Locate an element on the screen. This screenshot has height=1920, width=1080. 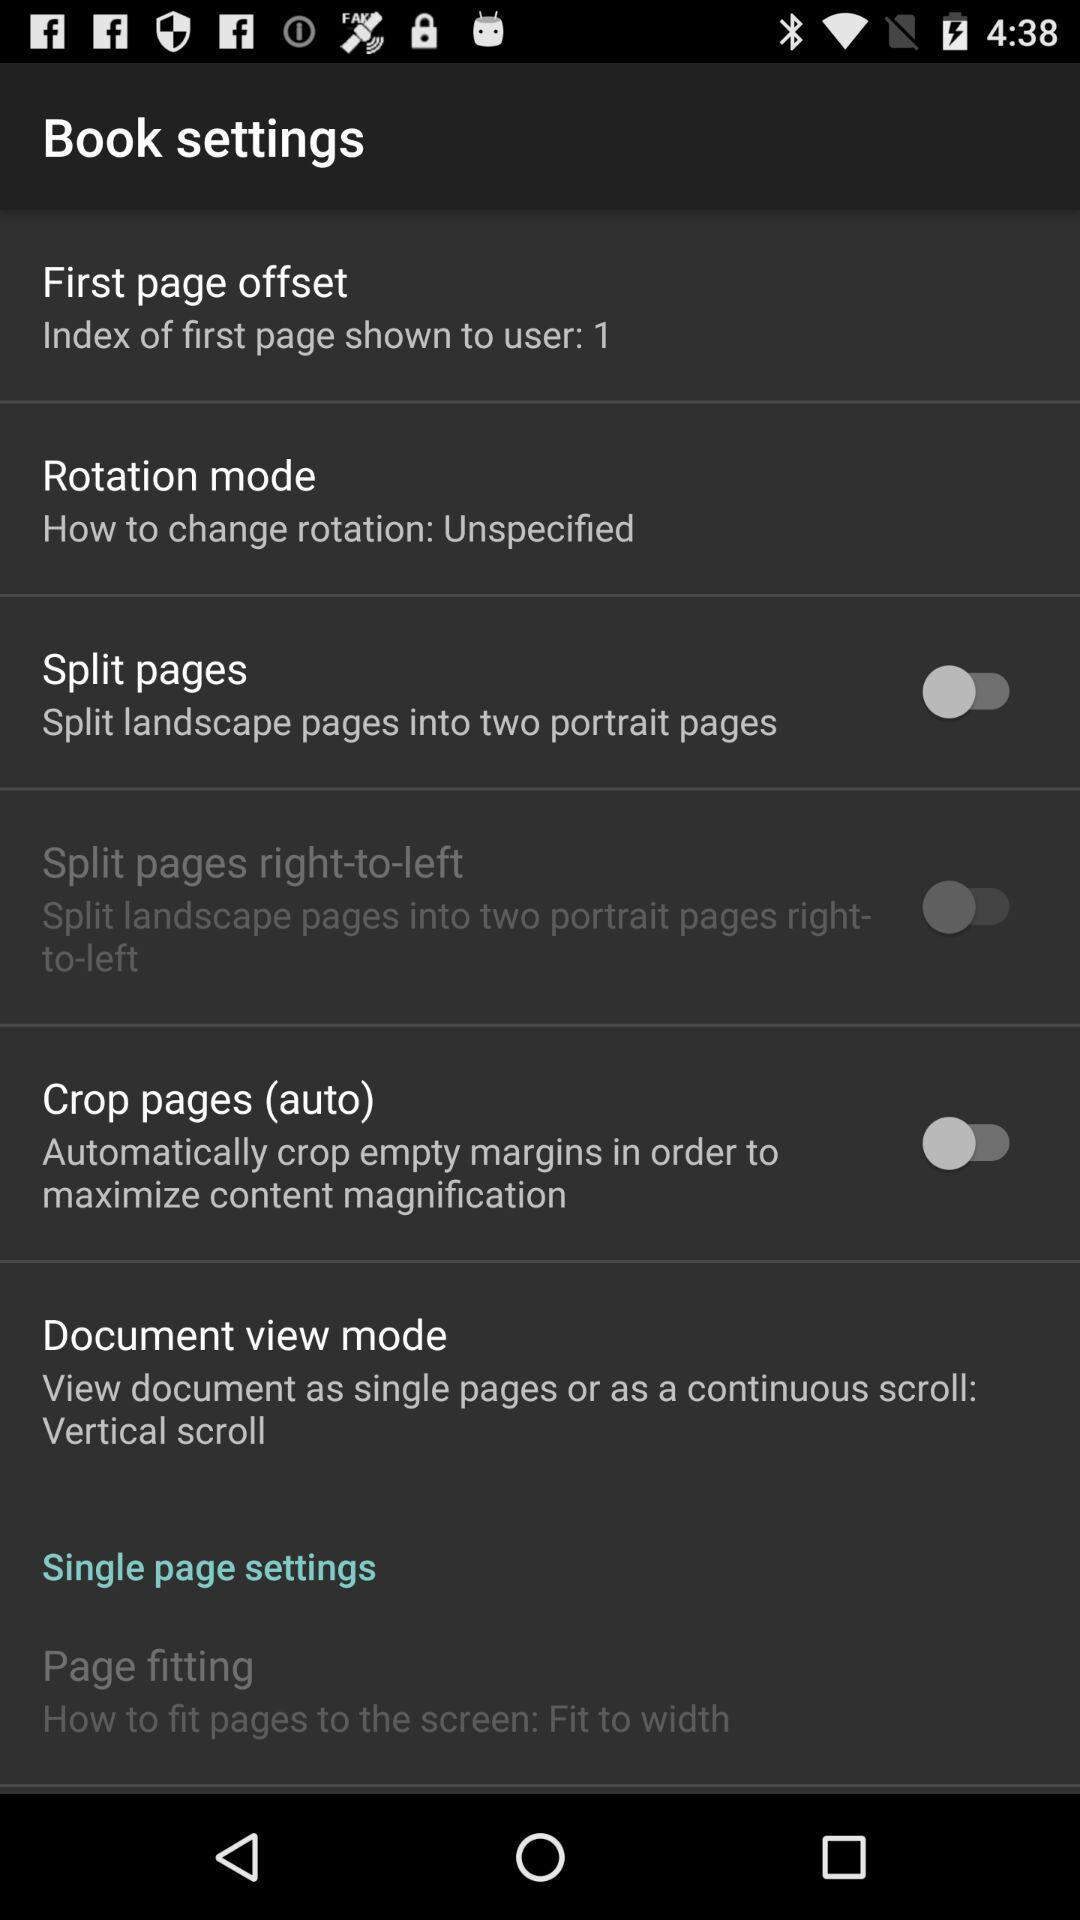
app above the automatically crop empty icon is located at coordinates (208, 1096).